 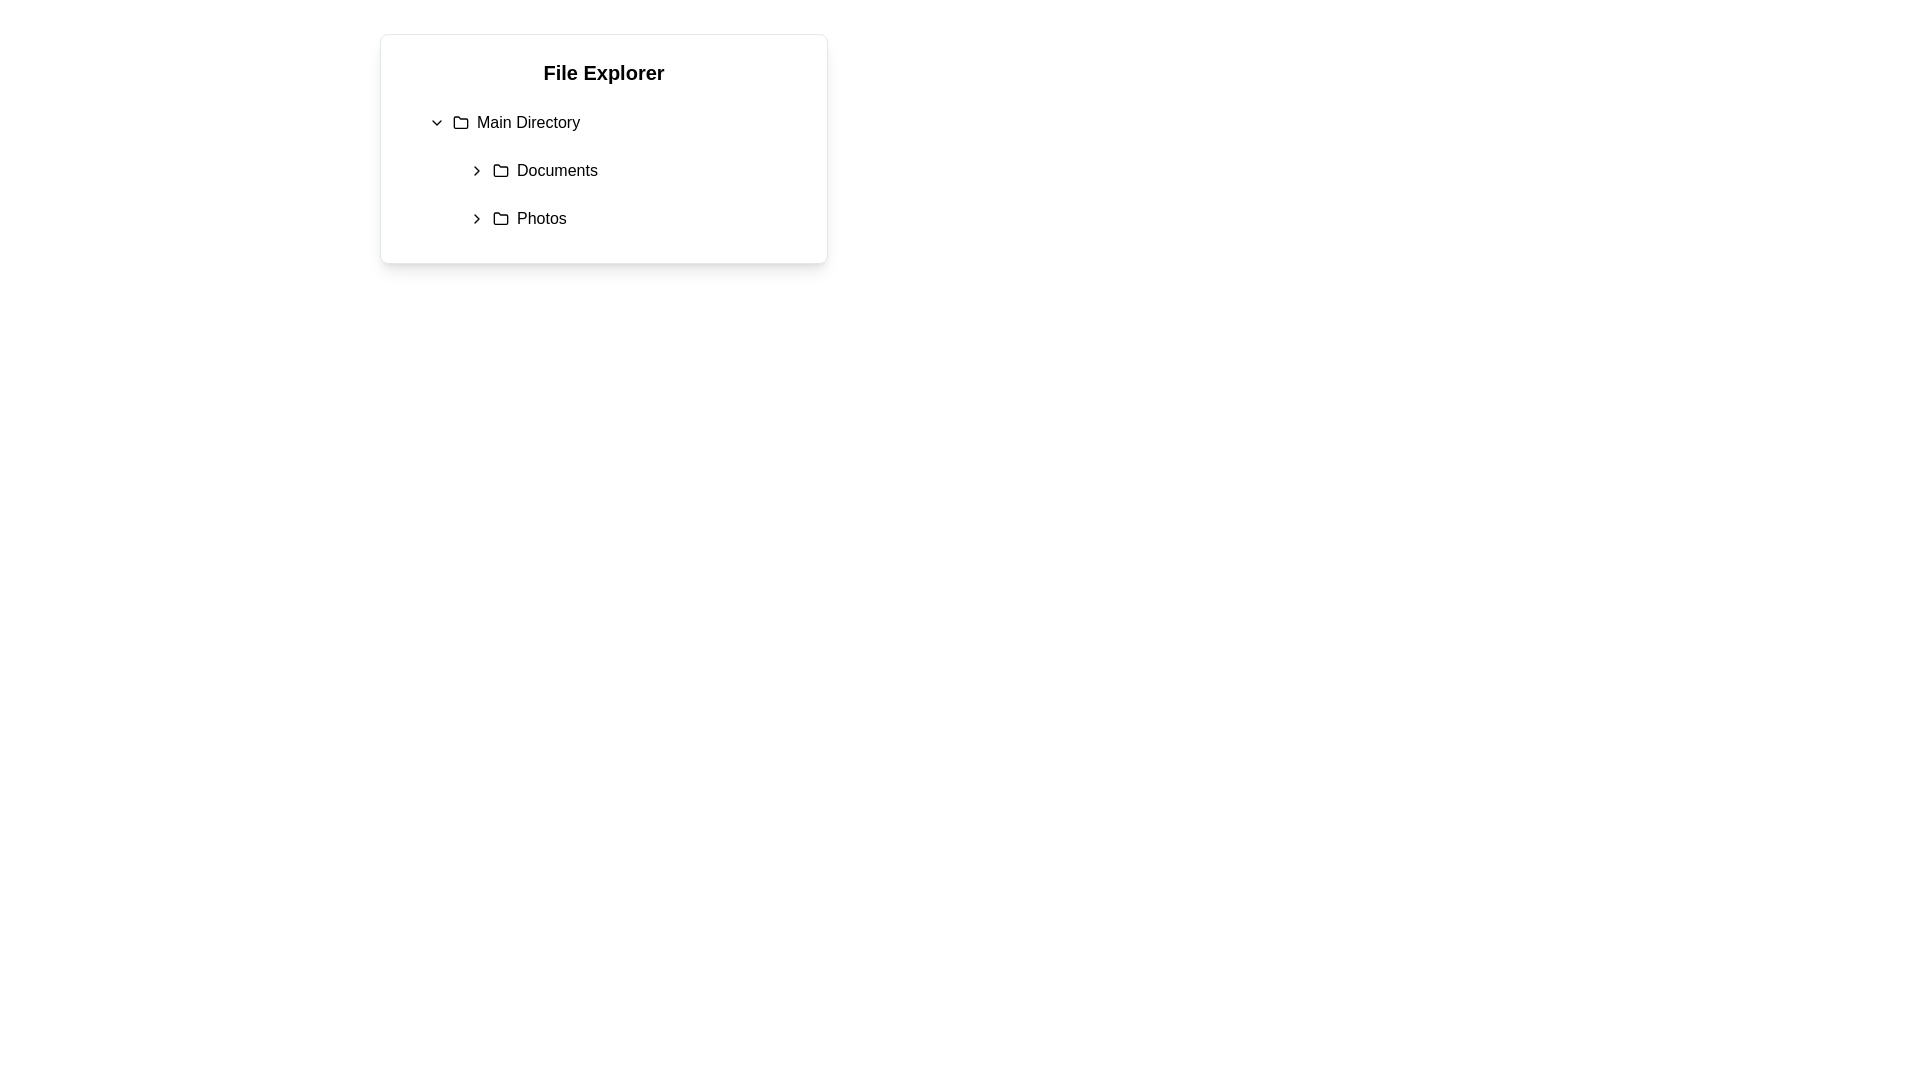 What do you see at coordinates (475, 219) in the screenshot?
I see `the right-facing chevron arrow icon` at bounding box center [475, 219].